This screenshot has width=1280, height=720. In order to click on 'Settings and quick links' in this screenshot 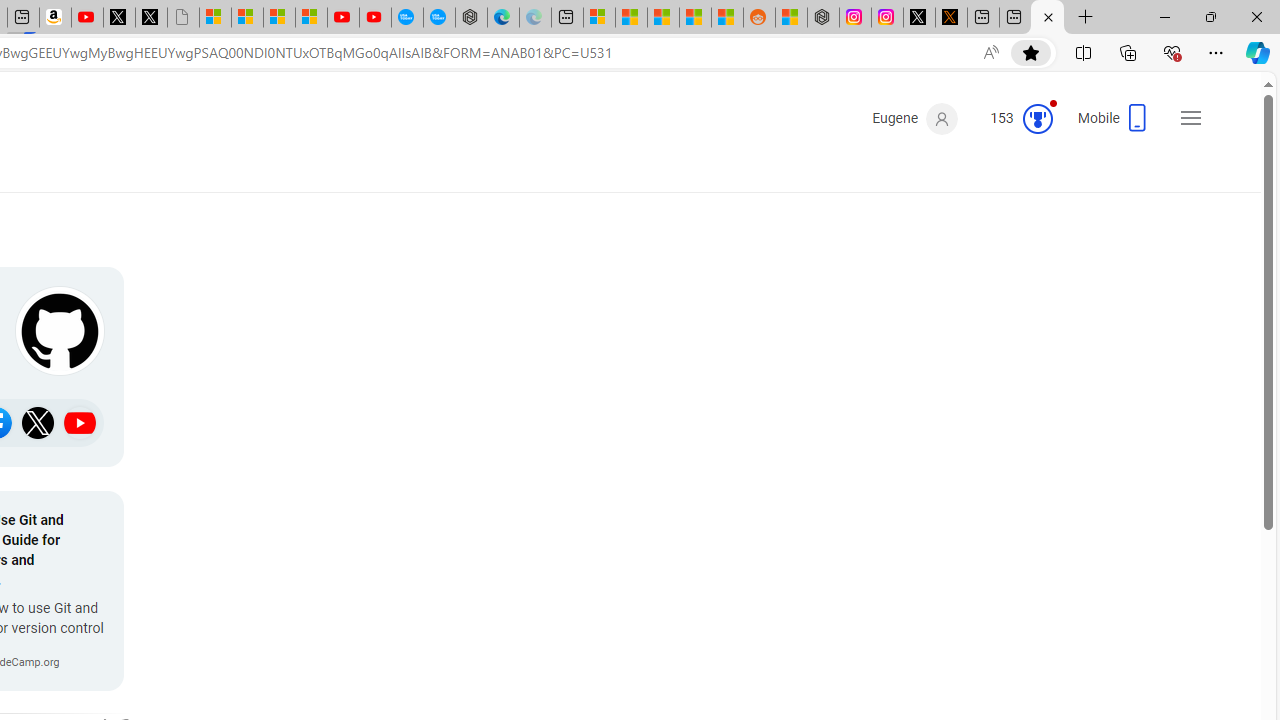, I will do `click(1191, 118)`.